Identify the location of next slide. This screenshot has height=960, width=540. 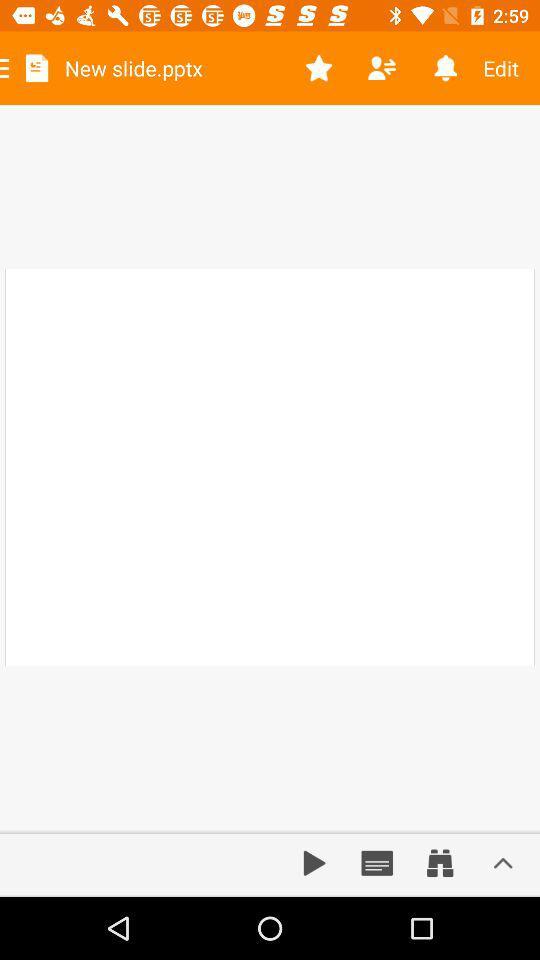
(314, 862).